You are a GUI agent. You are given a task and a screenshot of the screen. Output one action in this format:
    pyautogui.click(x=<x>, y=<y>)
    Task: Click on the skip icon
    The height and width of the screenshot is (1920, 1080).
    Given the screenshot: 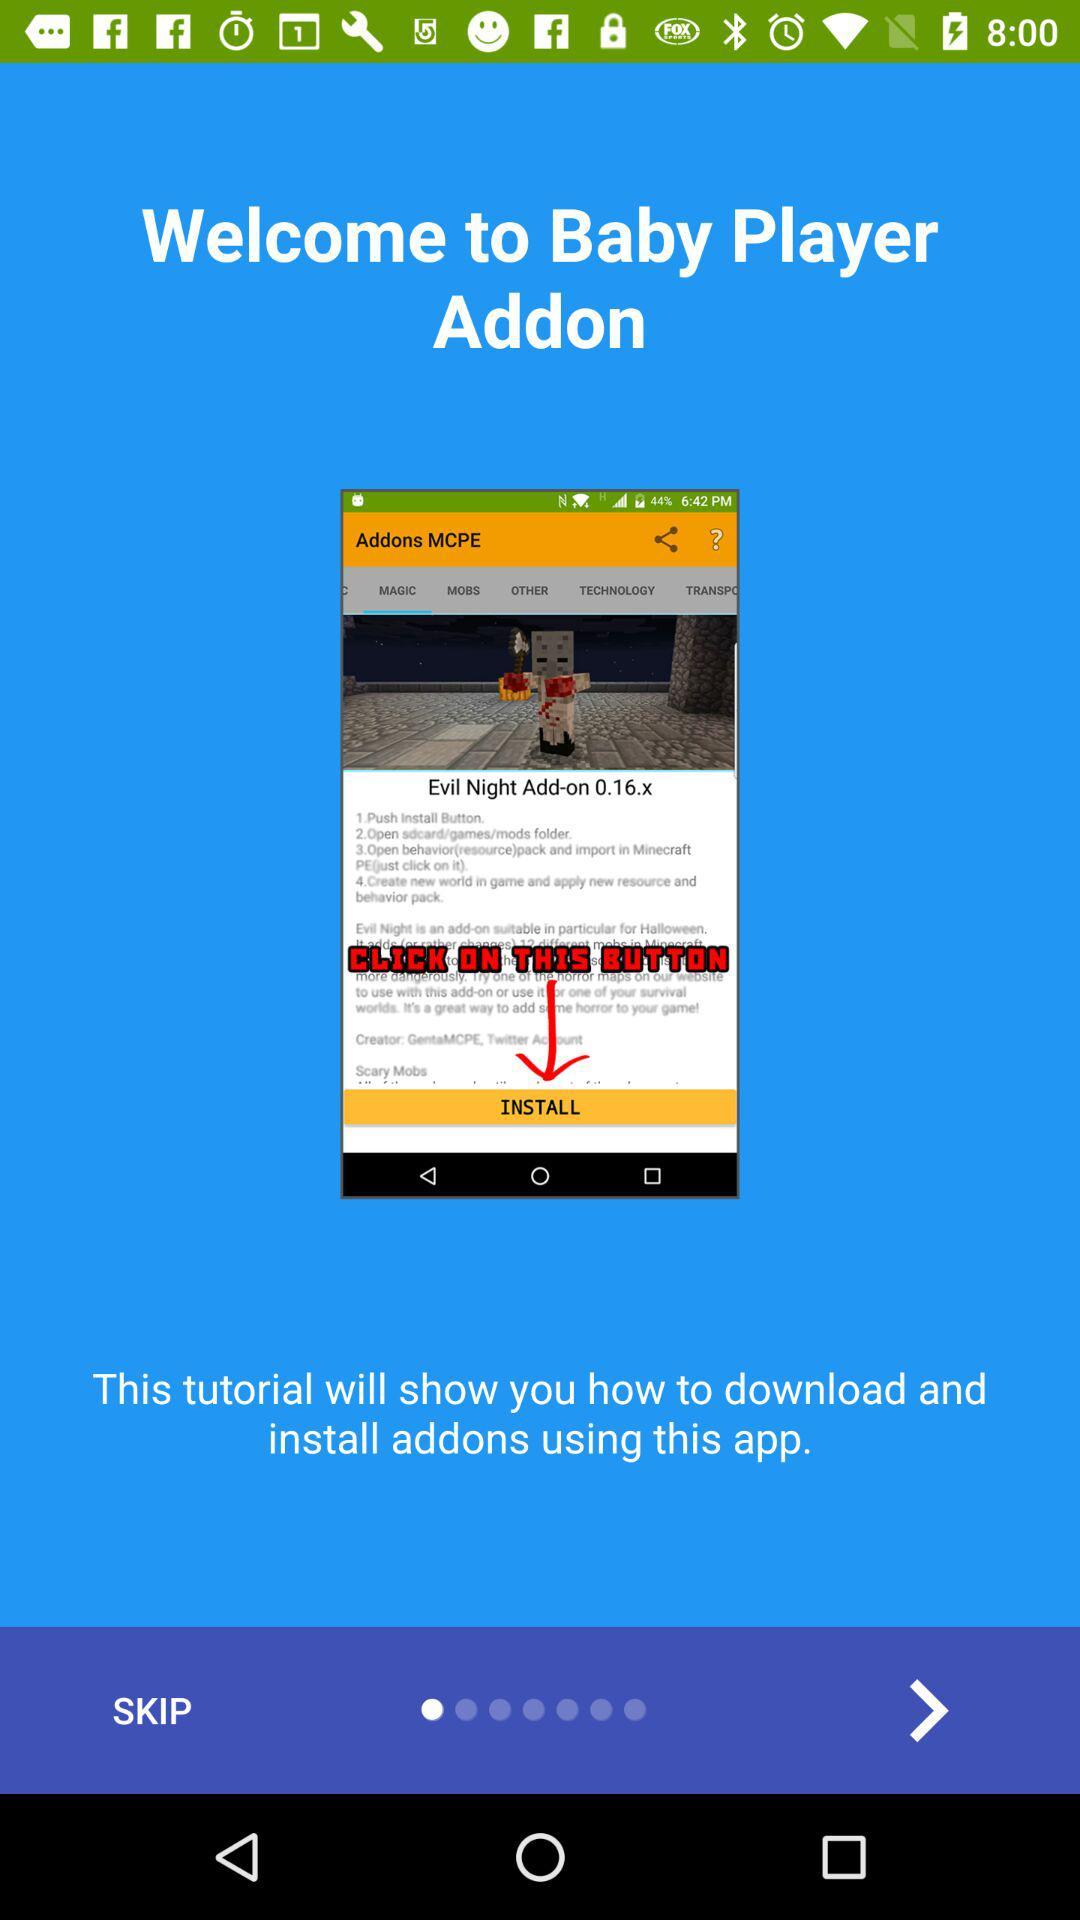 What is the action you would take?
    pyautogui.click(x=151, y=1709)
    